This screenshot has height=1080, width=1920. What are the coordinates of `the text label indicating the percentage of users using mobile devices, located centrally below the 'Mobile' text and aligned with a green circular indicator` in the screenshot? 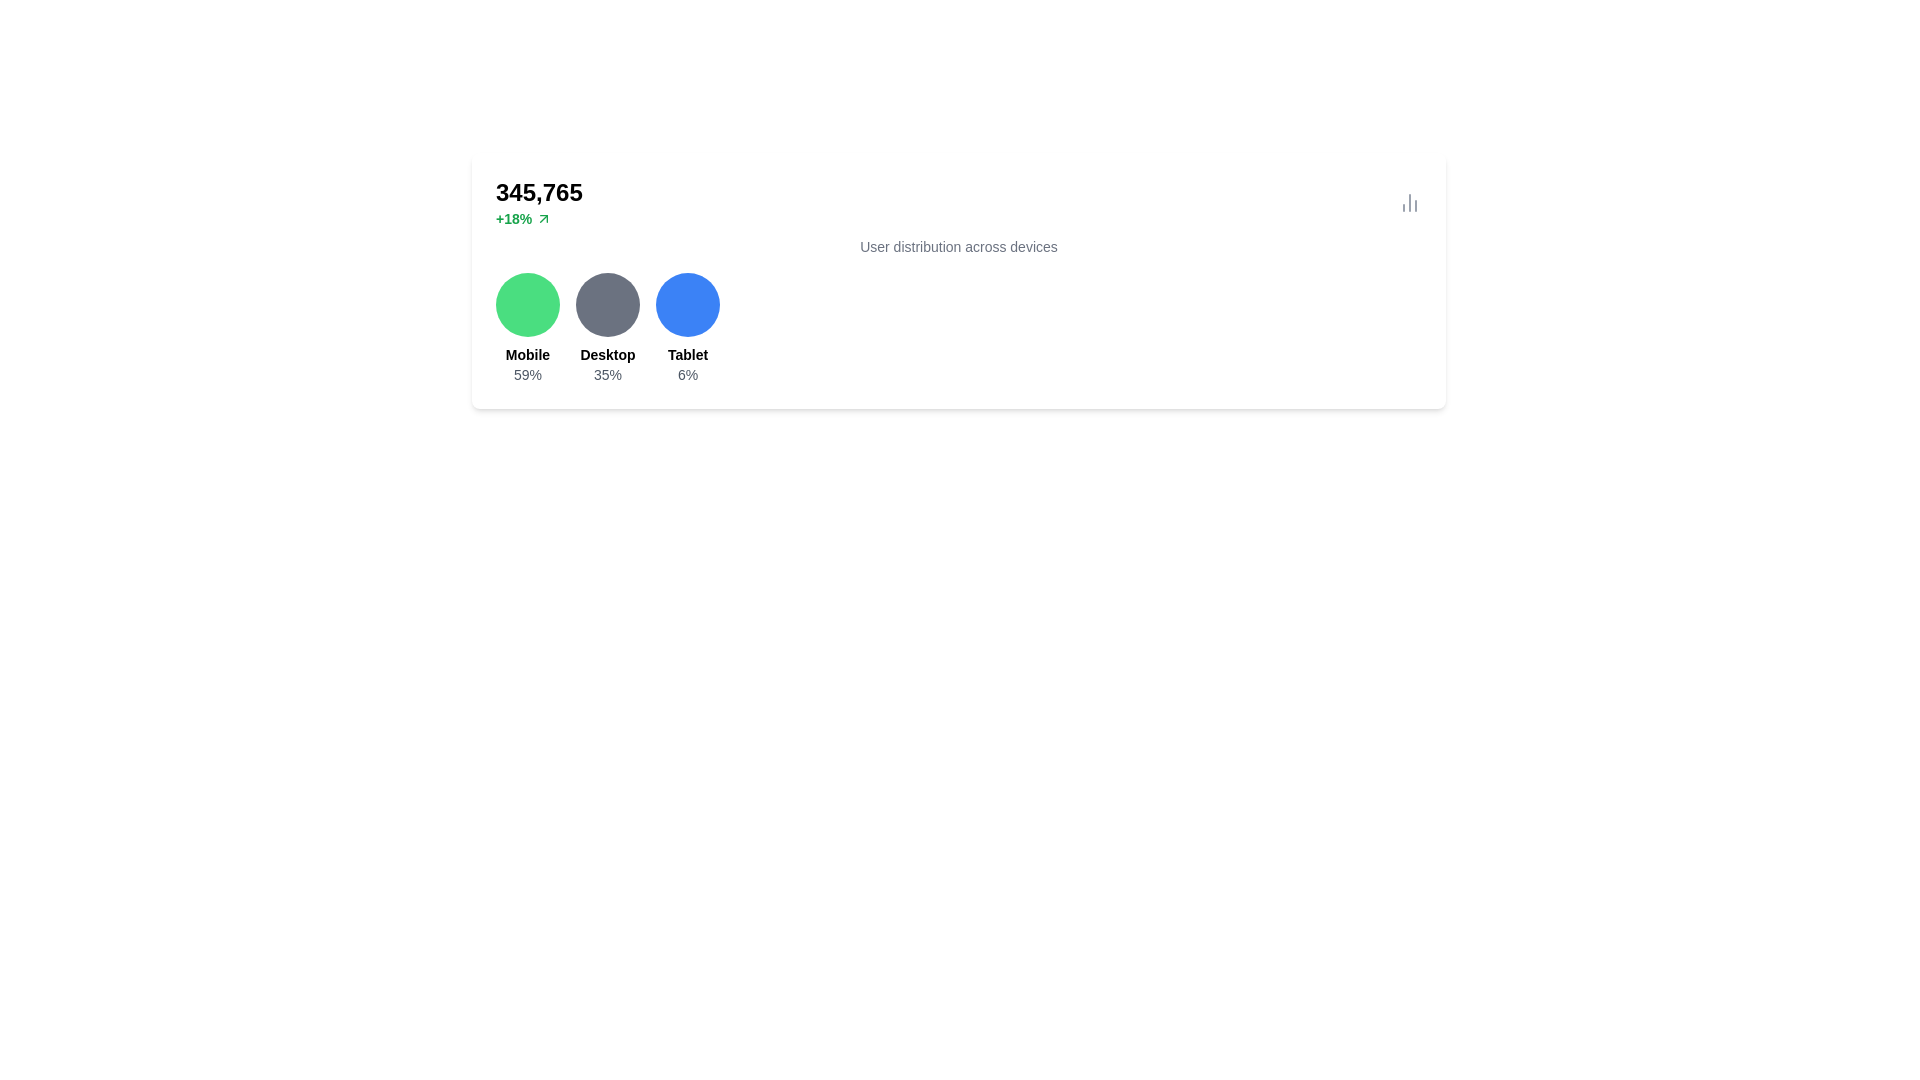 It's located at (528, 374).